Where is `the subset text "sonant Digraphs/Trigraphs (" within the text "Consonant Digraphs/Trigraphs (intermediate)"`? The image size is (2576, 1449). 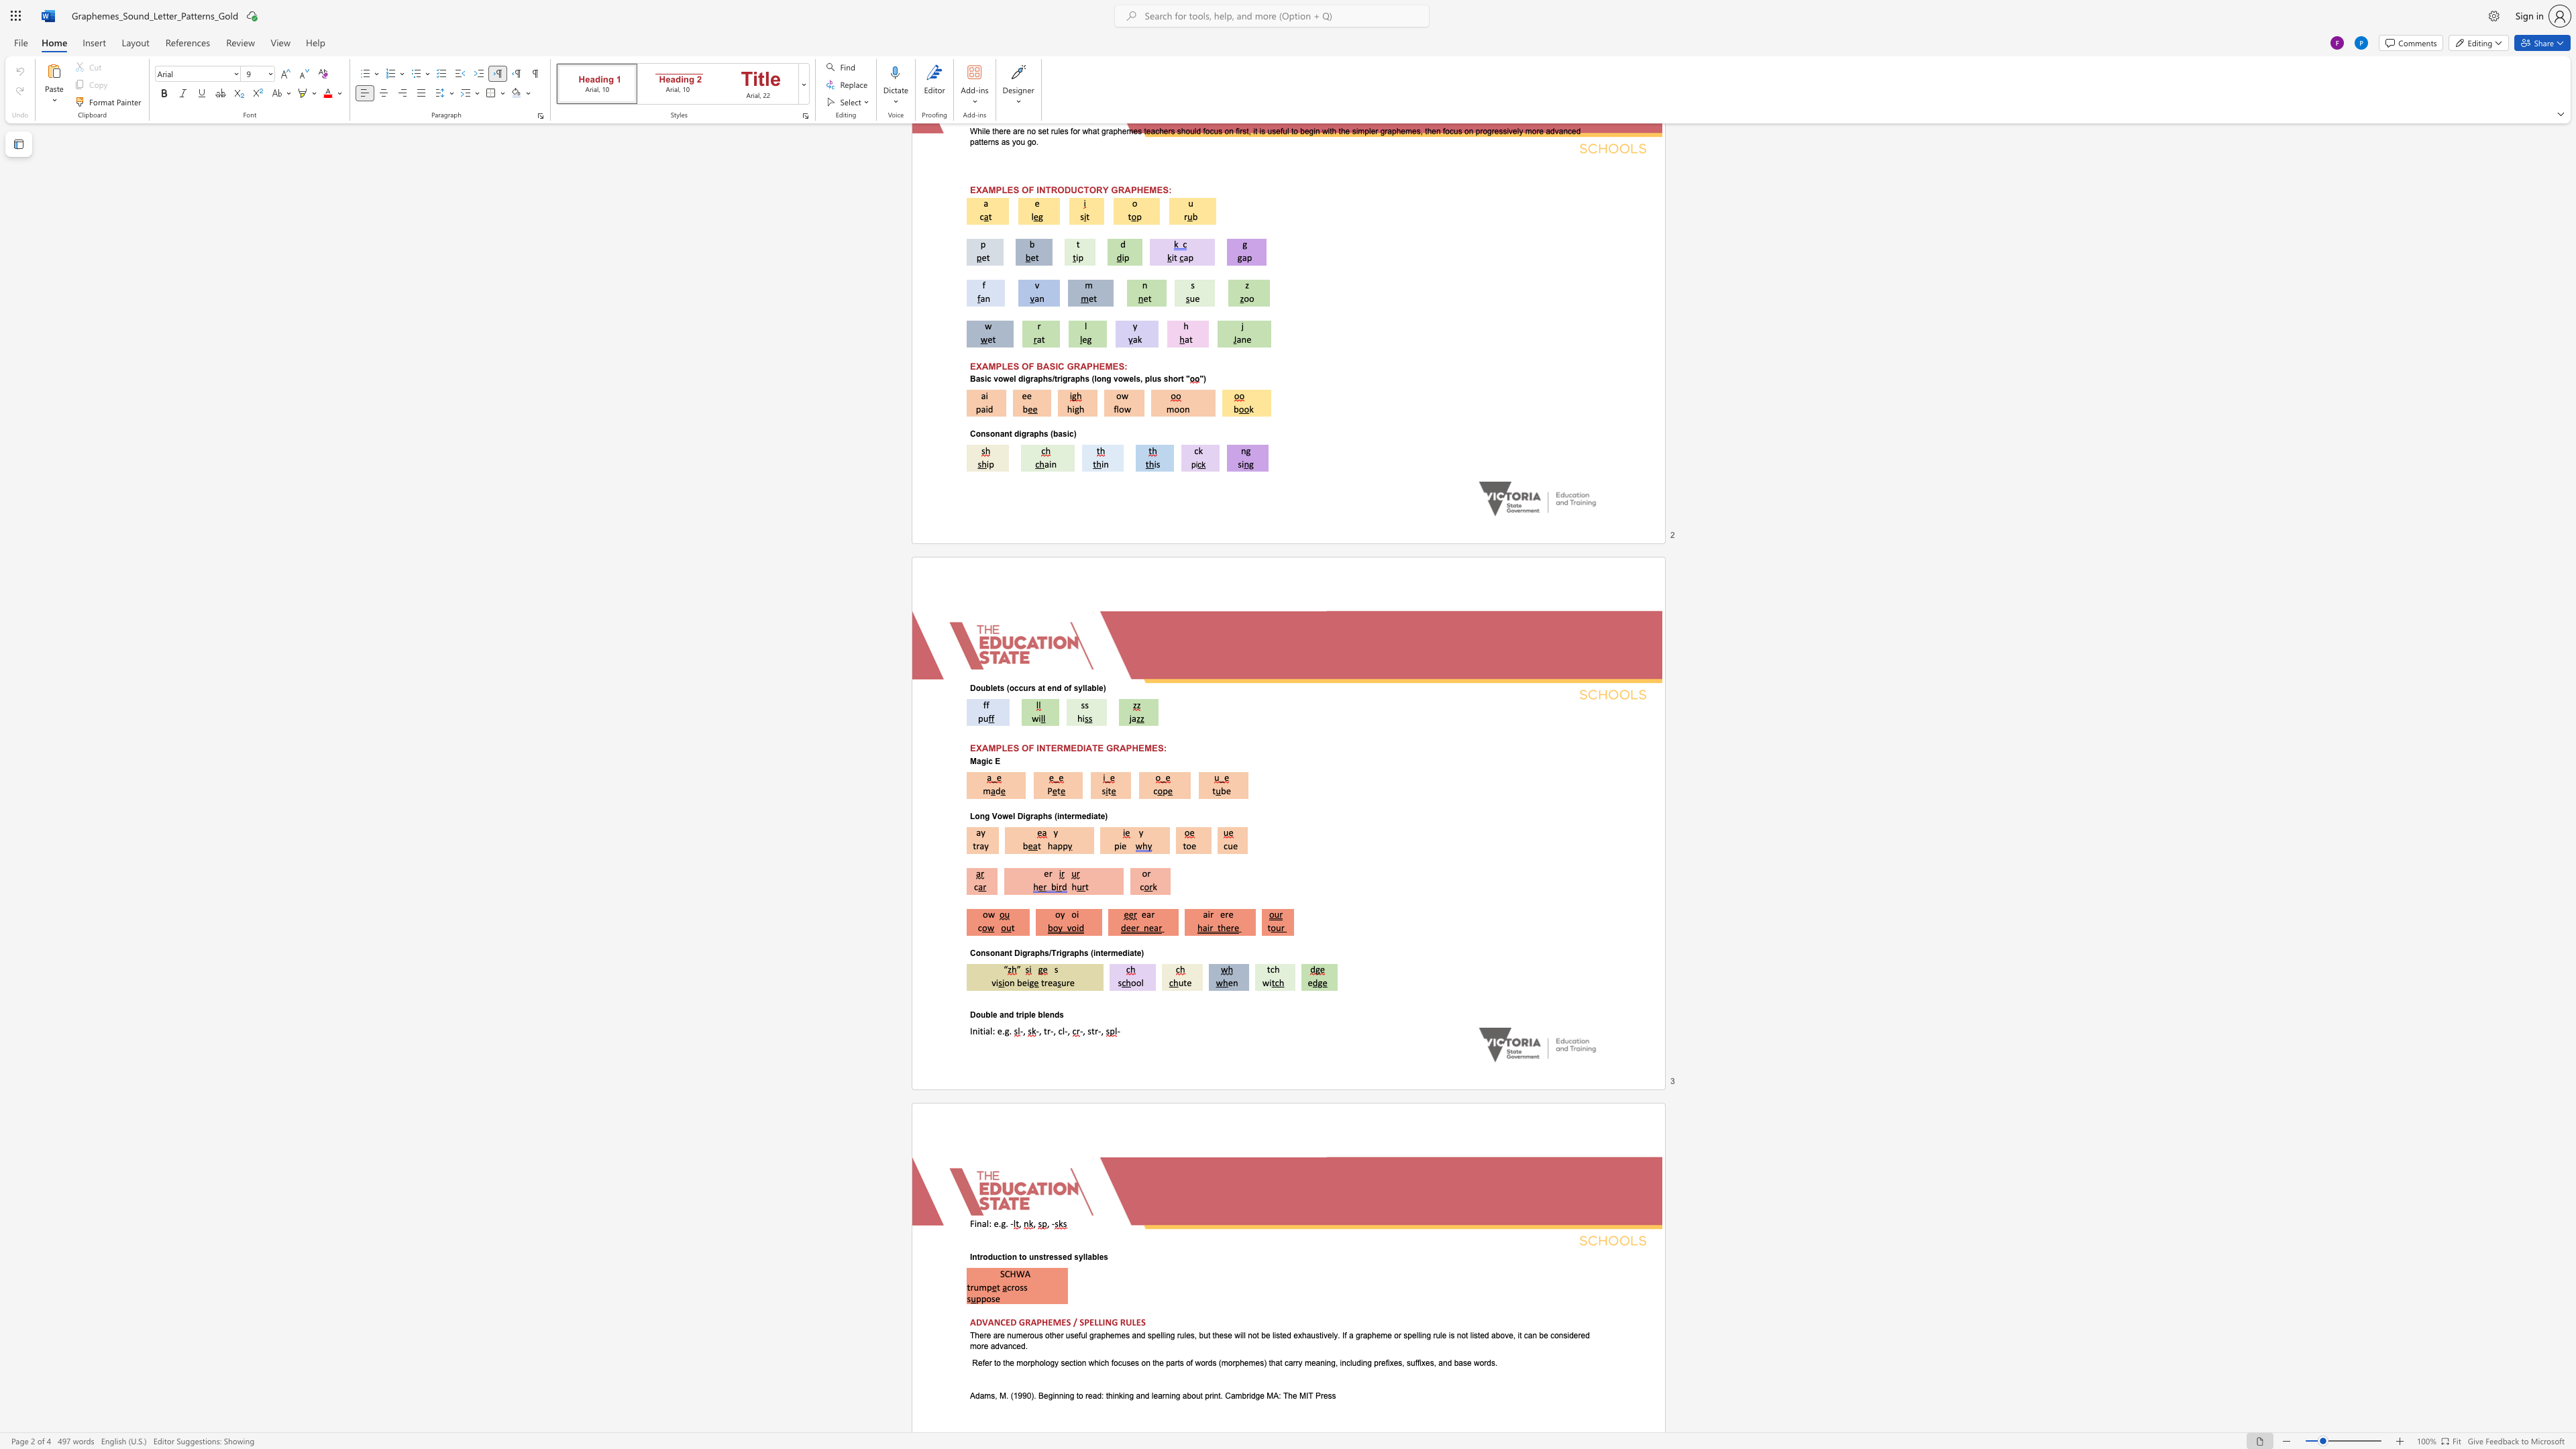
the subset text "sonant Digraphs/Trigraphs (" within the text "Consonant Digraphs/Trigraphs (intermediate)" is located at coordinates (985, 952).